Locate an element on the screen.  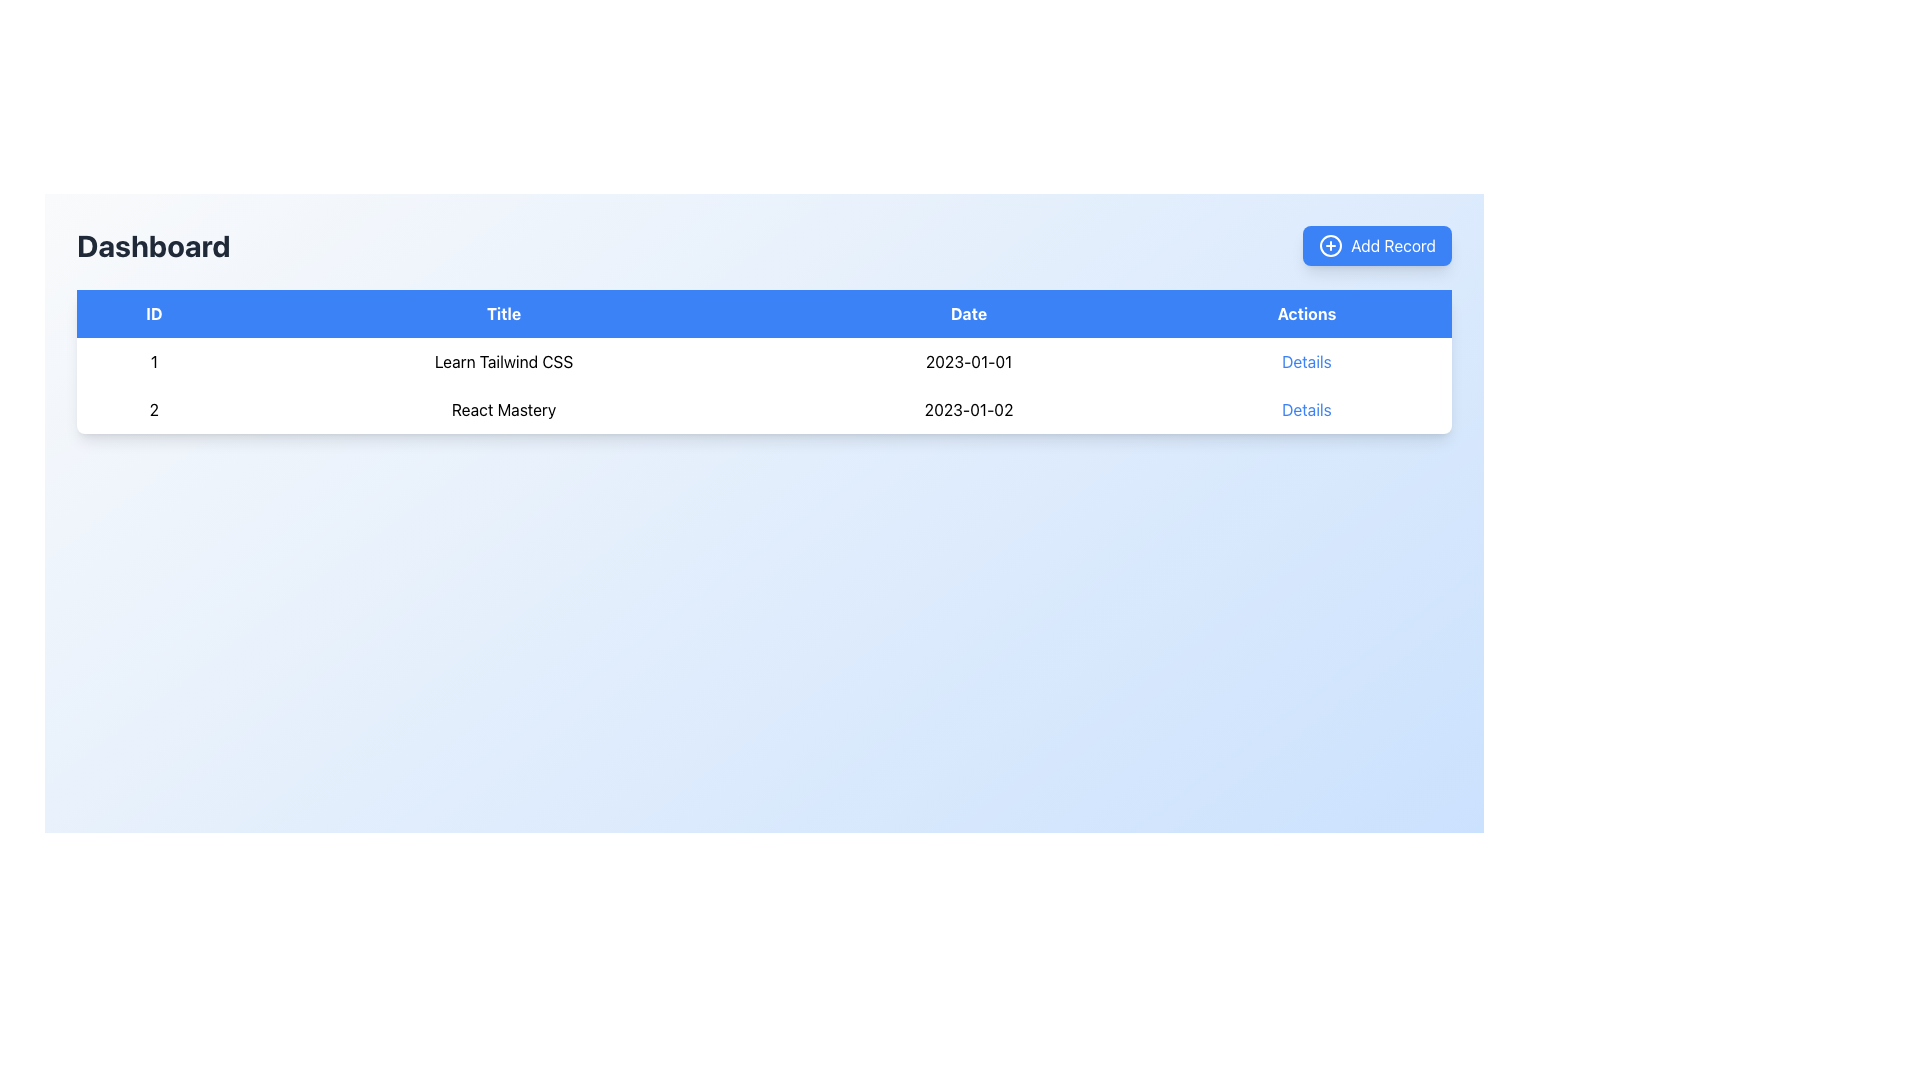
the static text label displaying the date '2023-01-02' located in the third column of the second row in the data table is located at coordinates (969, 408).